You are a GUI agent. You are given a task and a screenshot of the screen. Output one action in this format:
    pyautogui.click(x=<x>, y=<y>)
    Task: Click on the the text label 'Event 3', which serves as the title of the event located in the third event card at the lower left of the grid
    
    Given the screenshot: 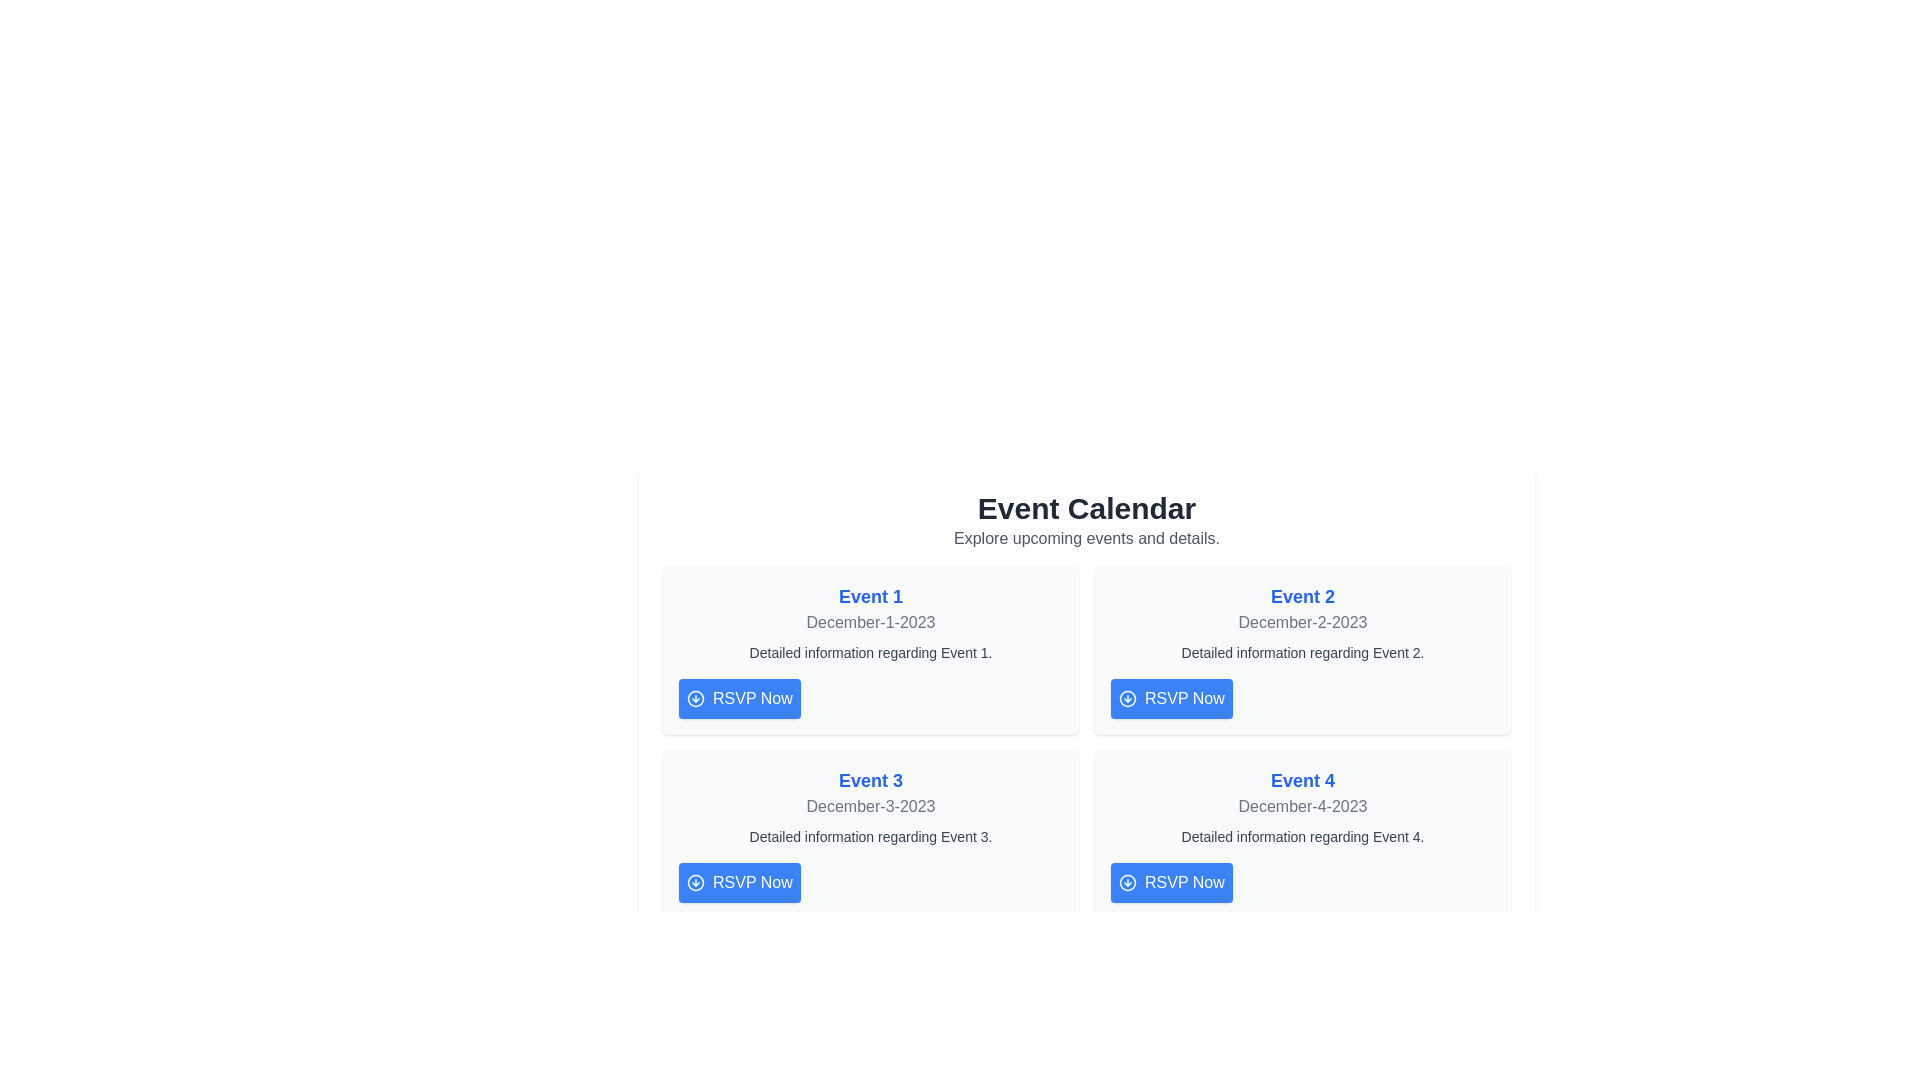 What is the action you would take?
    pyautogui.click(x=870, y=779)
    